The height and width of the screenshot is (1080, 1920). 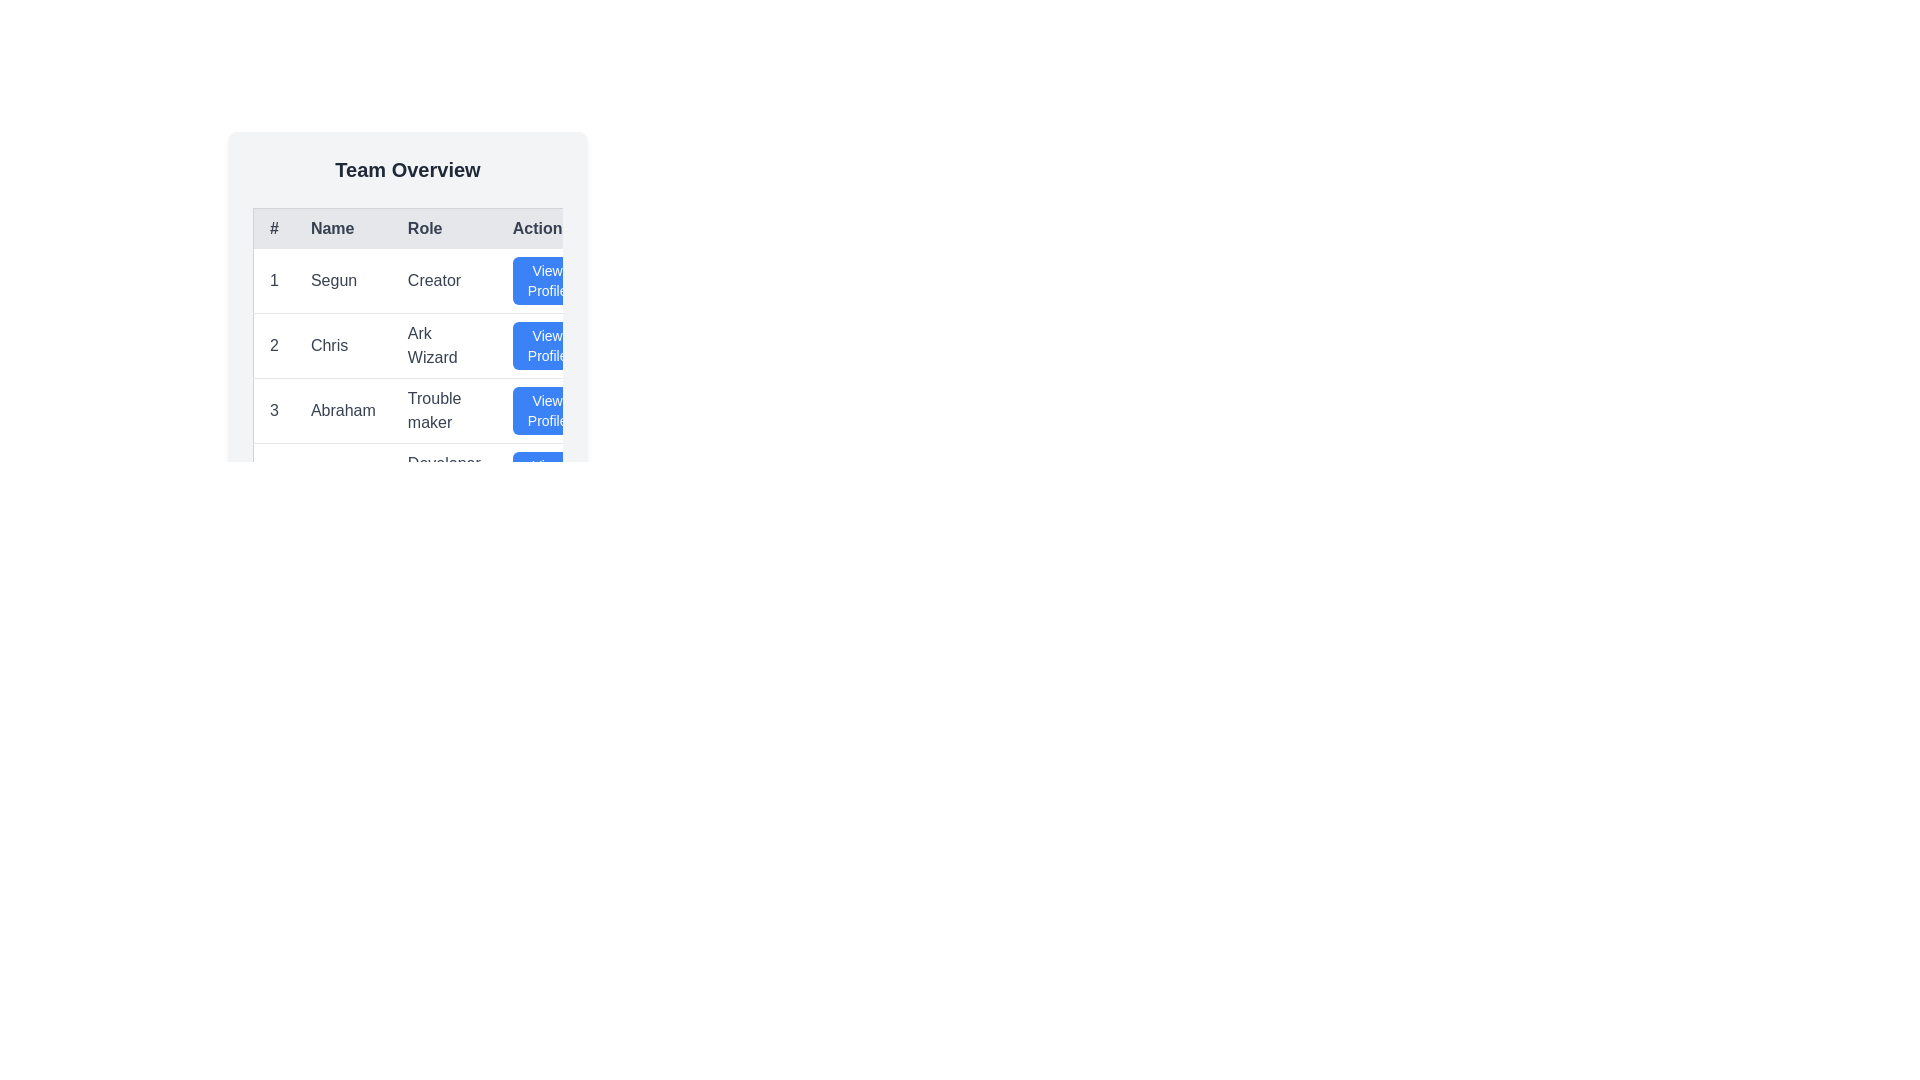 I want to click on the 'Creator' text label located in the 'Role' column of the table, which is positioned between 'Segun' and 'View Profile', so click(x=443, y=281).